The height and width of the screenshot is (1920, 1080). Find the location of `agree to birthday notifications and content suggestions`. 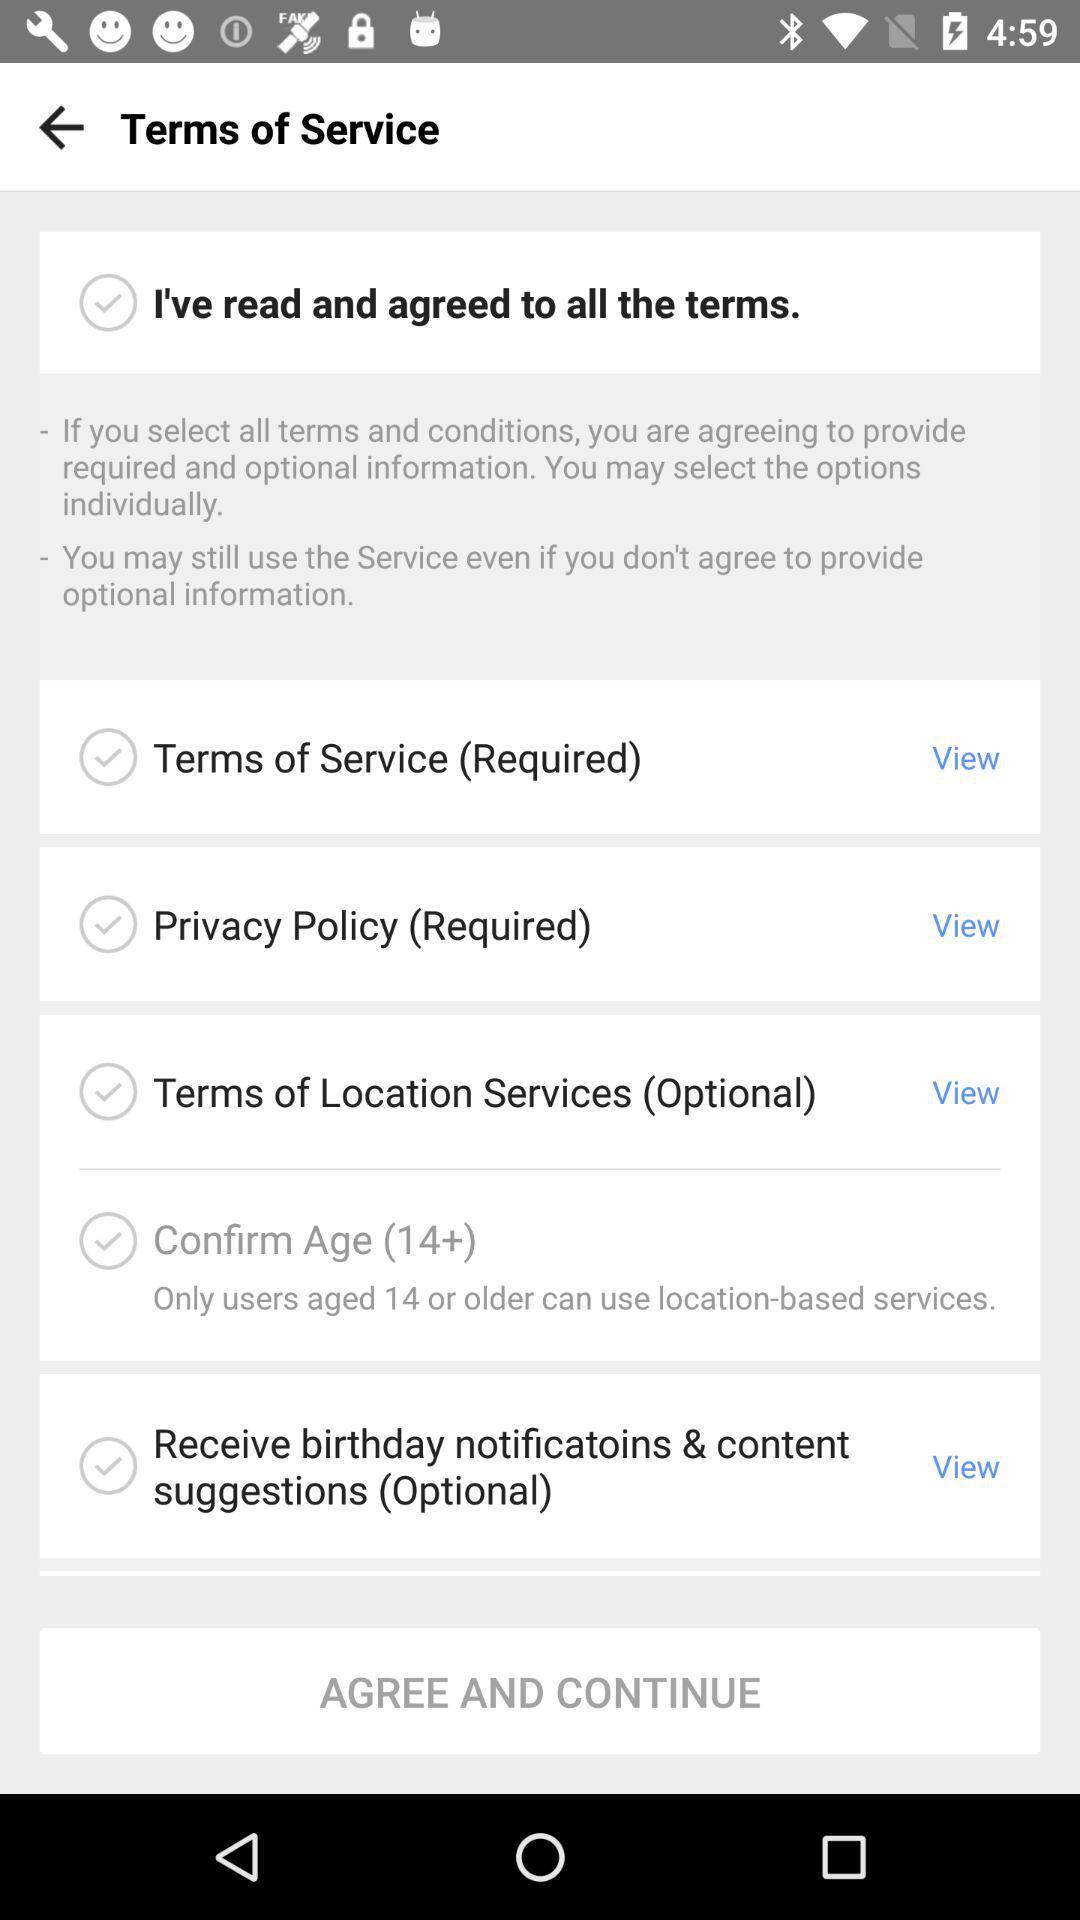

agree to birthday notifications and content suggestions is located at coordinates (108, 1465).